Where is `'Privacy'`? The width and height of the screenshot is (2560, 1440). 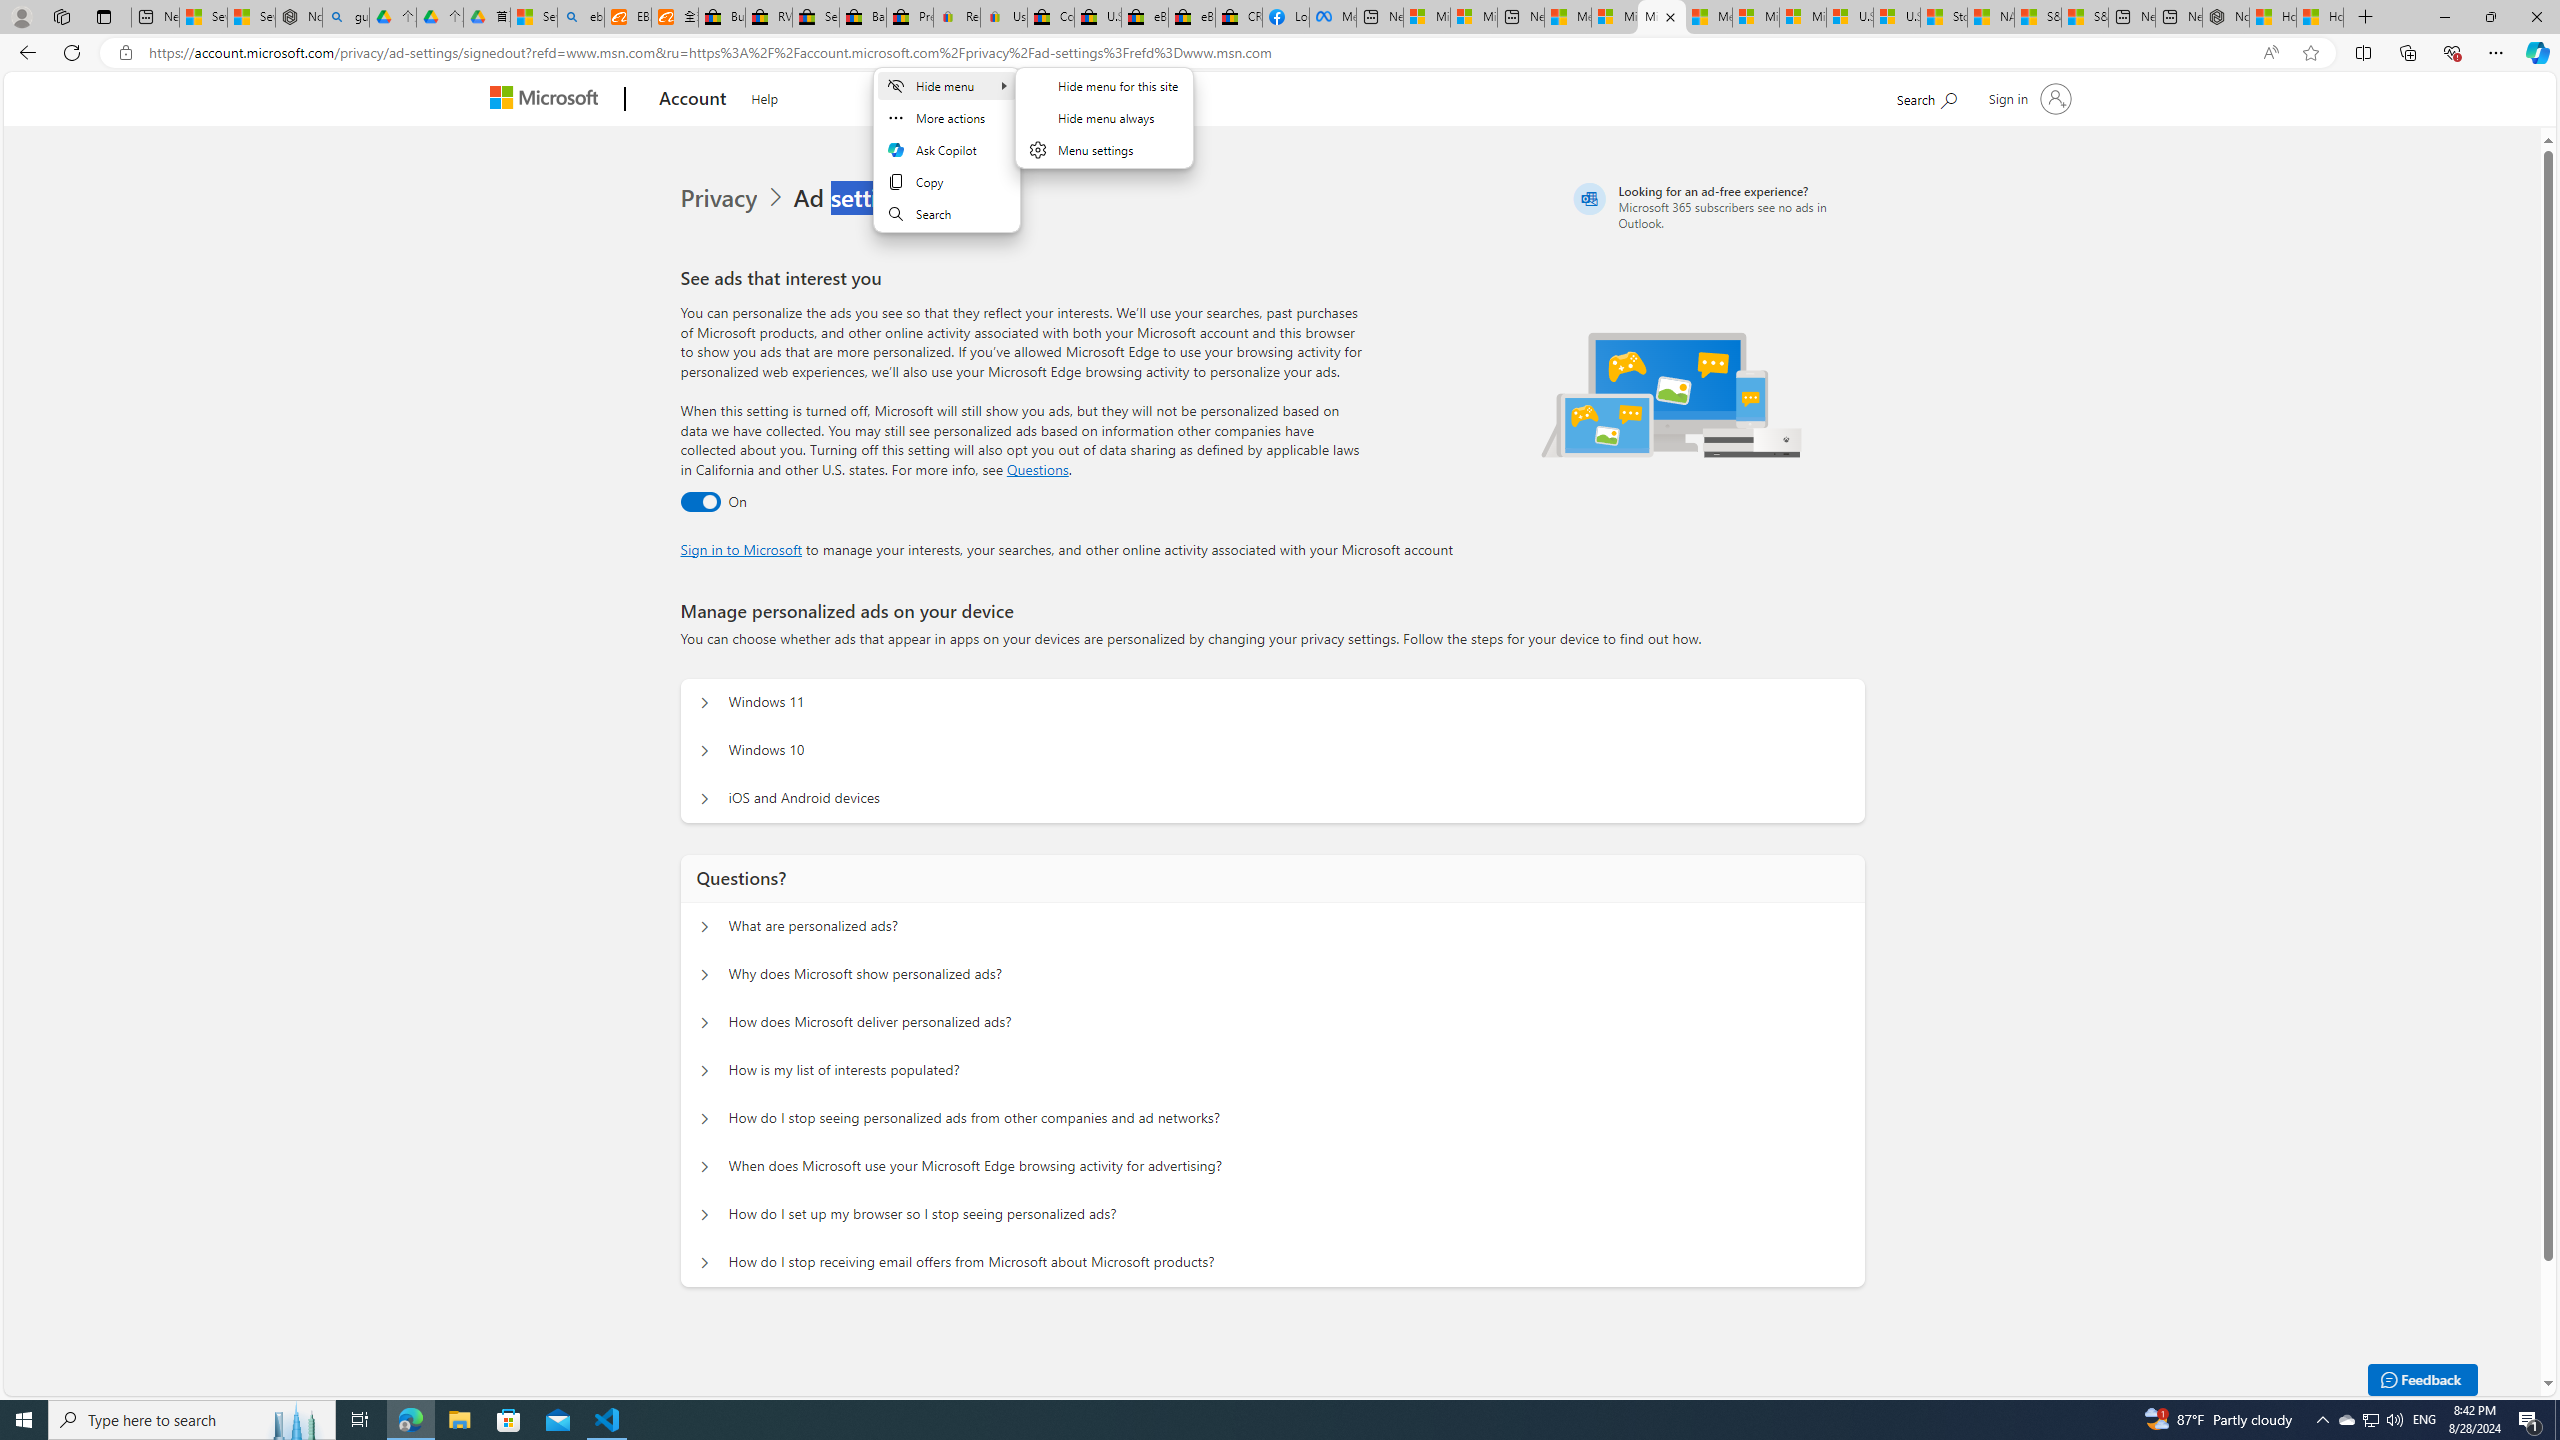 'Privacy' is located at coordinates (735, 198).